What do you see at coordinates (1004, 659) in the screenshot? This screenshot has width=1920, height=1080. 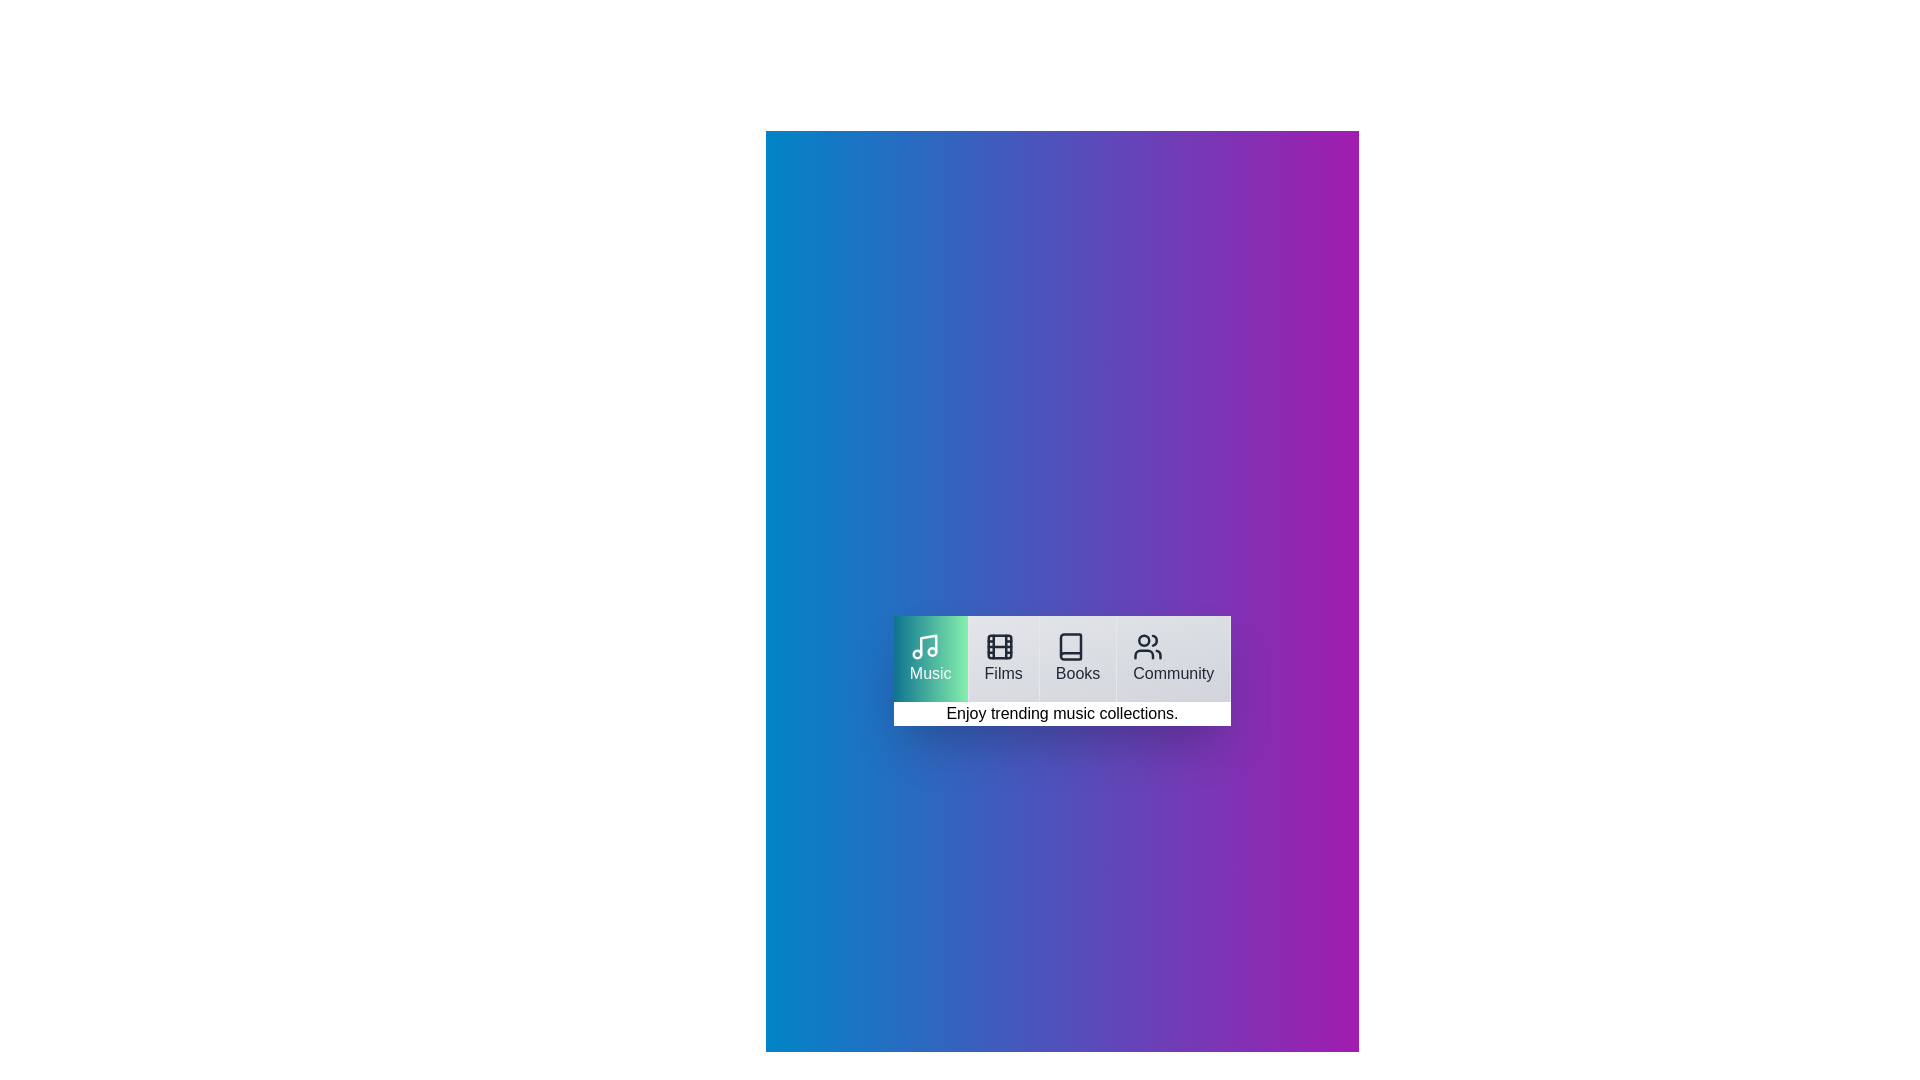 I see `the 'Films' button` at bounding box center [1004, 659].